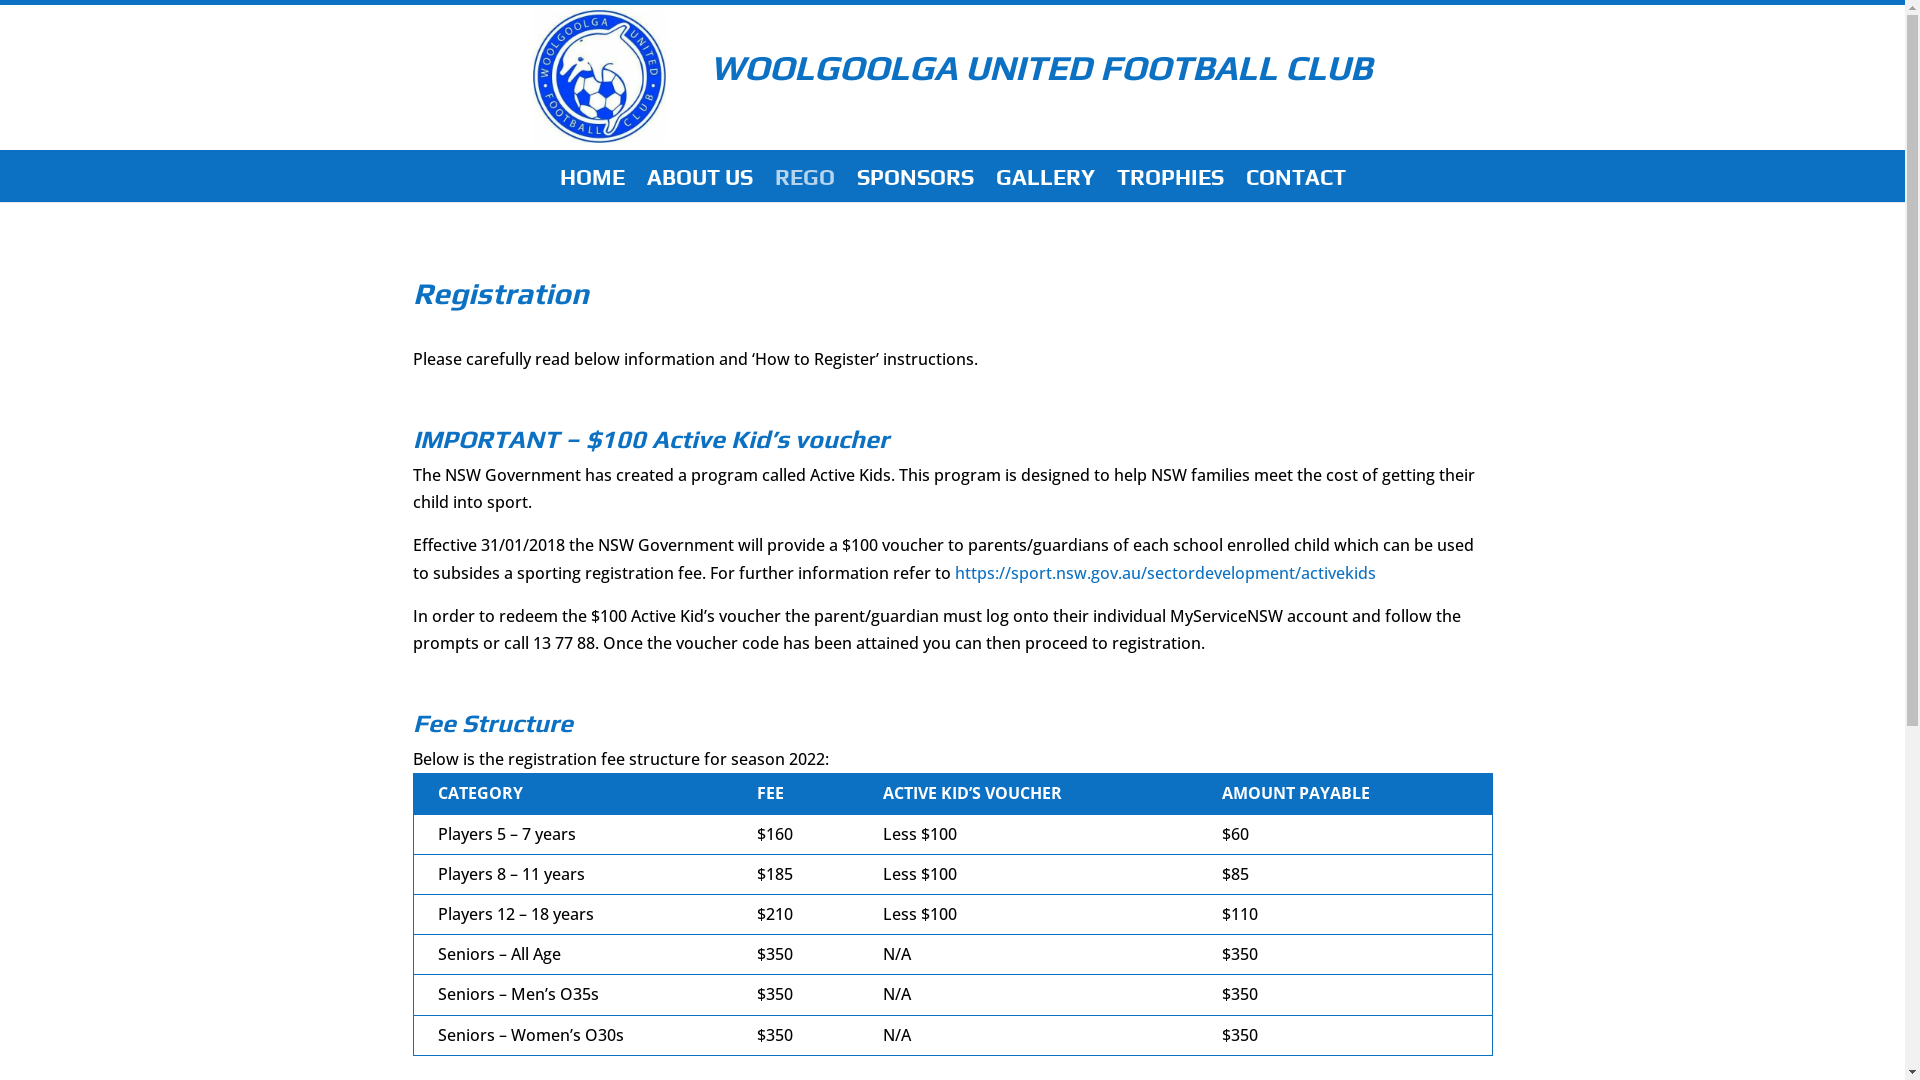 The image size is (1920, 1080). What do you see at coordinates (1164, 573) in the screenshot?
I see `'https://sport.nsw.gov.au/sectordevelopment/activekids'` at bounding box center [1164, 573].